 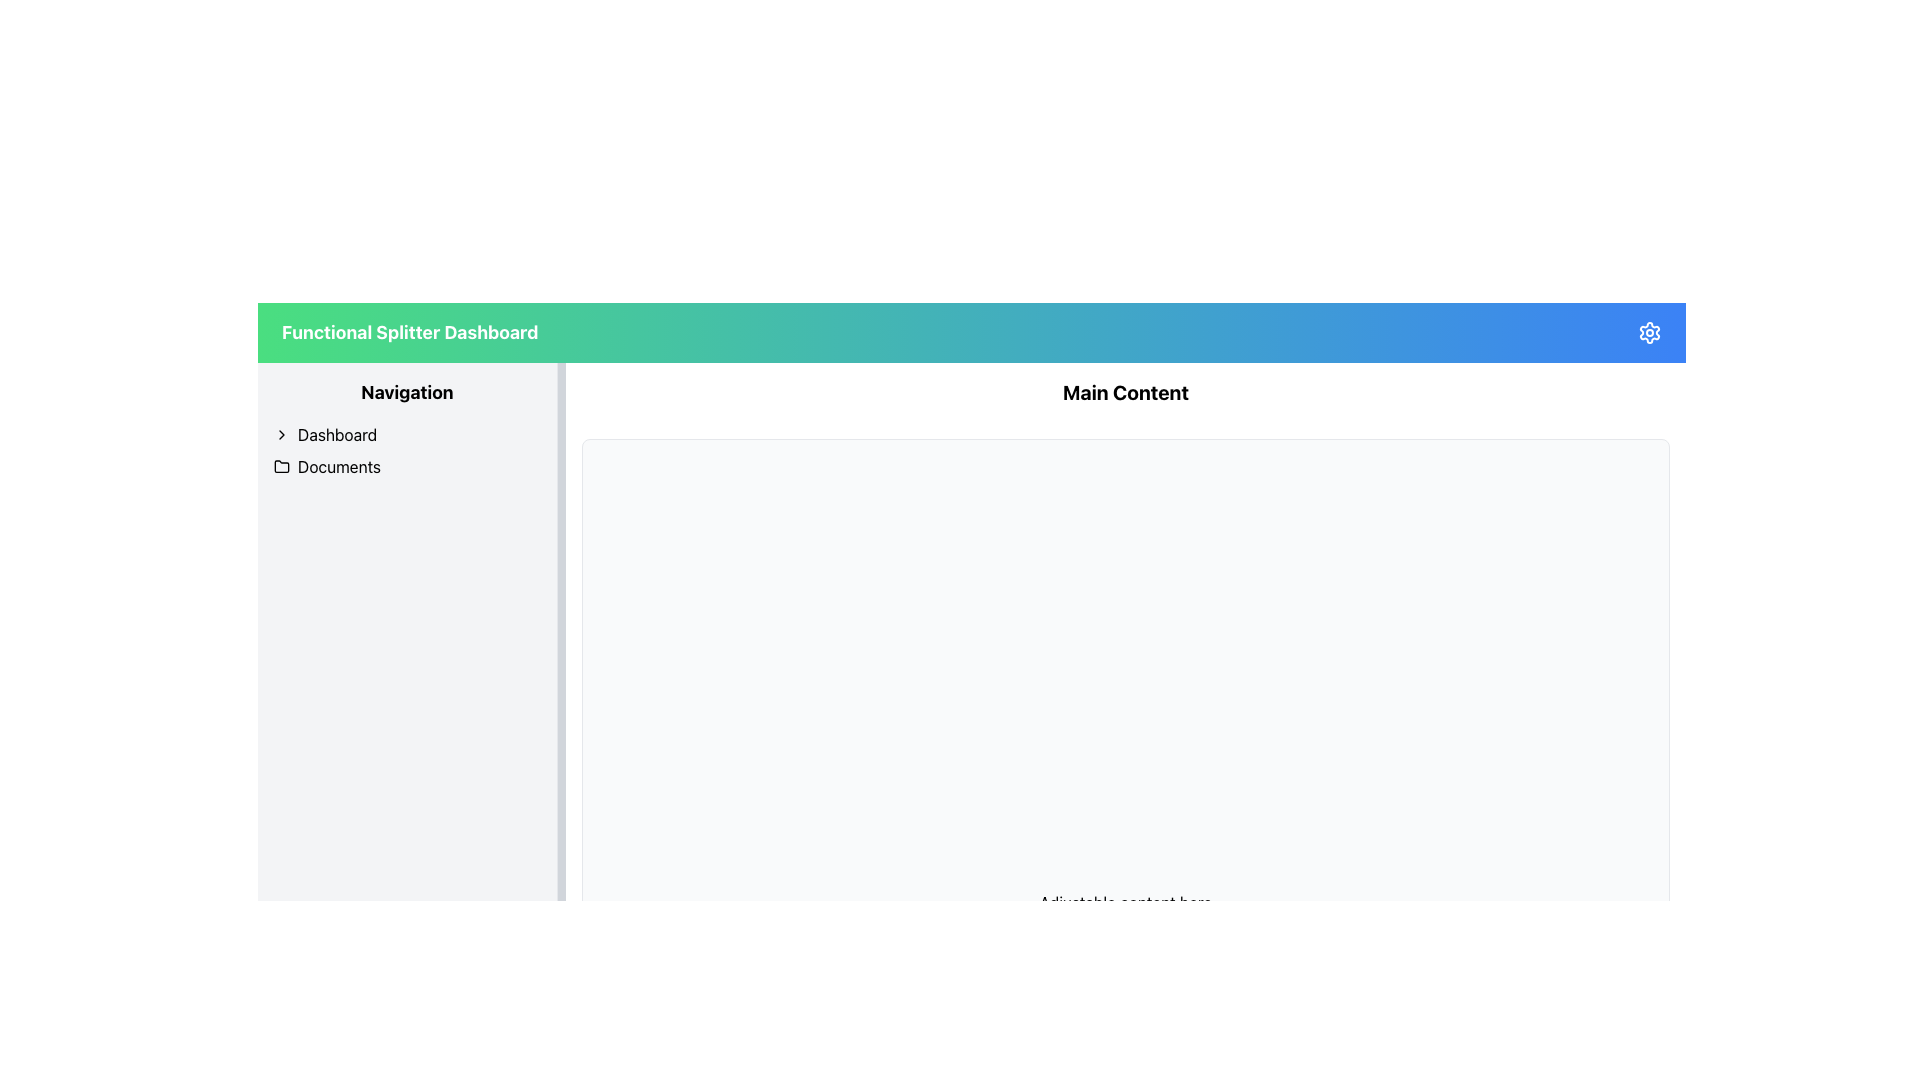 I want to click on the folder icon located in the vertical navigation bar on the left side of the interface, next to the 'Documents' label, so click(x=281, y=466).